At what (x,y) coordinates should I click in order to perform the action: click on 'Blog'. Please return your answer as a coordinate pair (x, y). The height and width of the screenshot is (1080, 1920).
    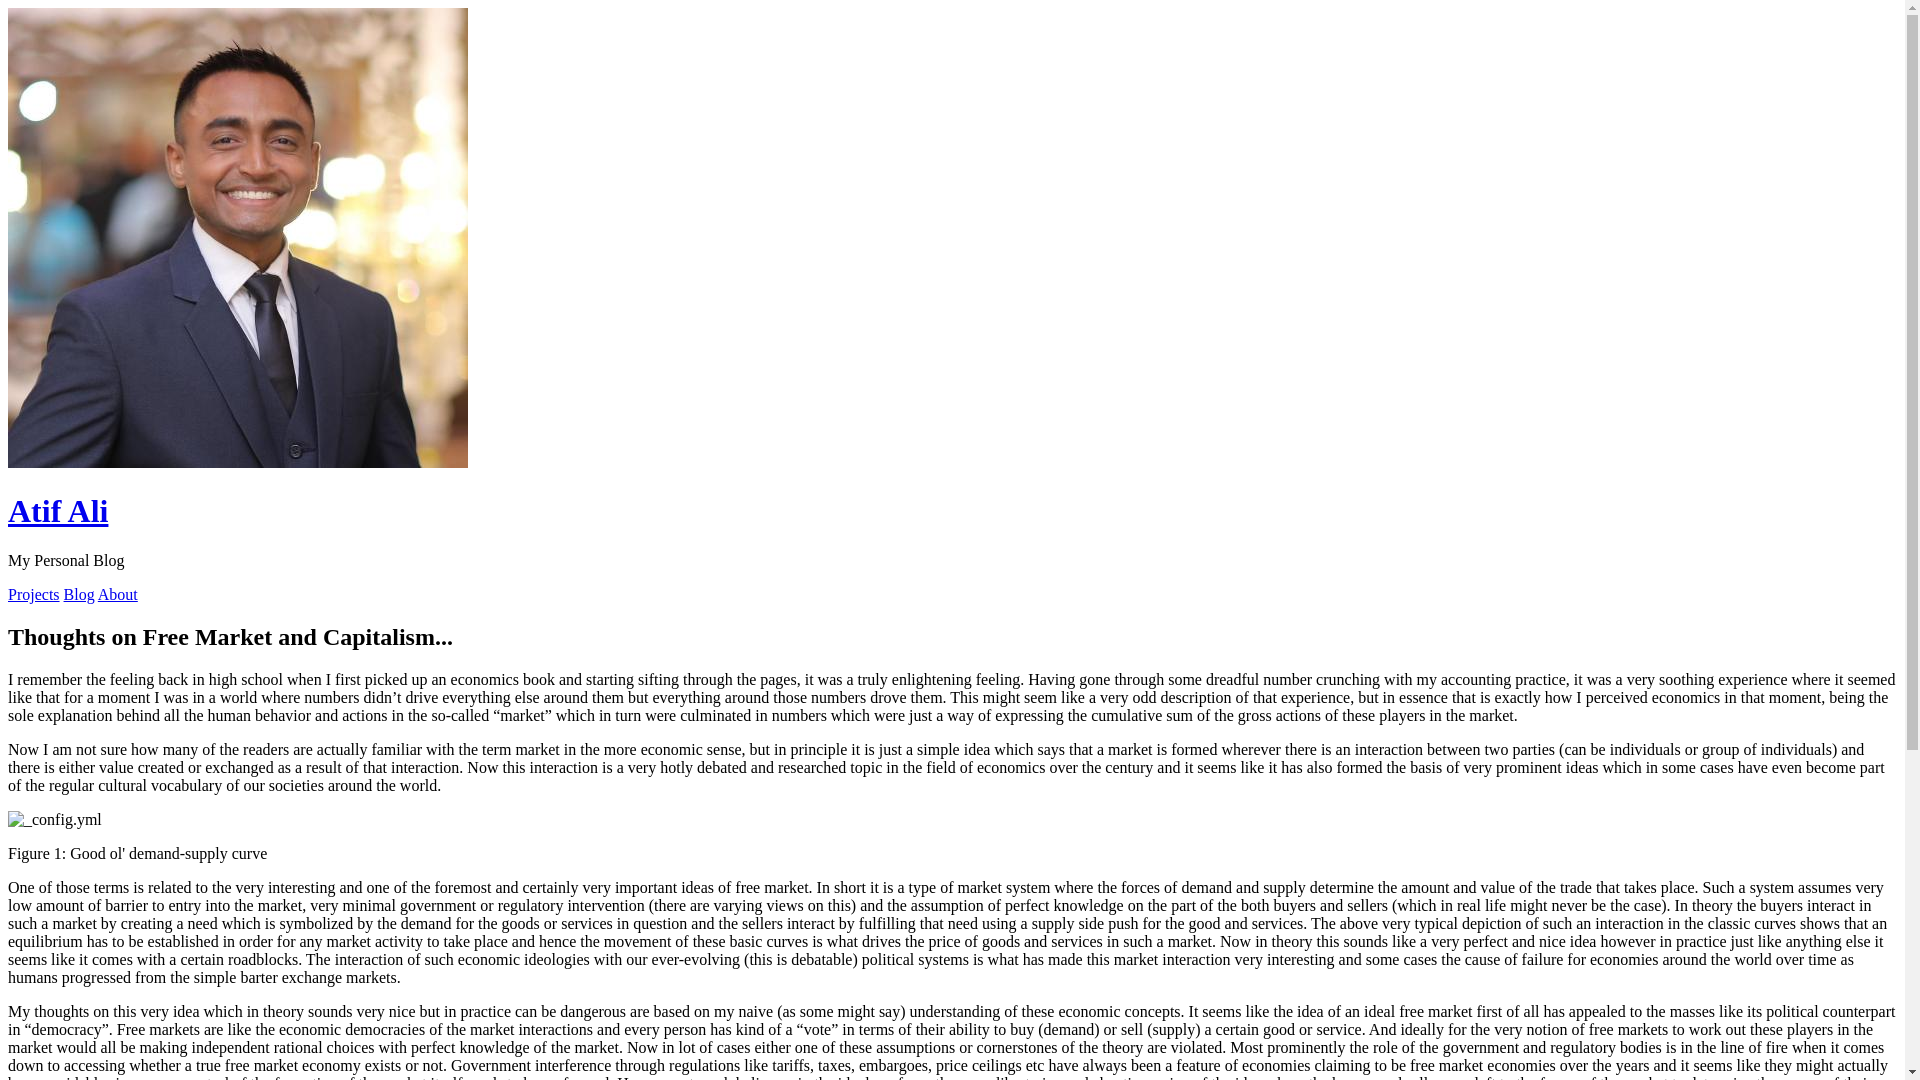
    Looking at the image, I should click on (79, 593).